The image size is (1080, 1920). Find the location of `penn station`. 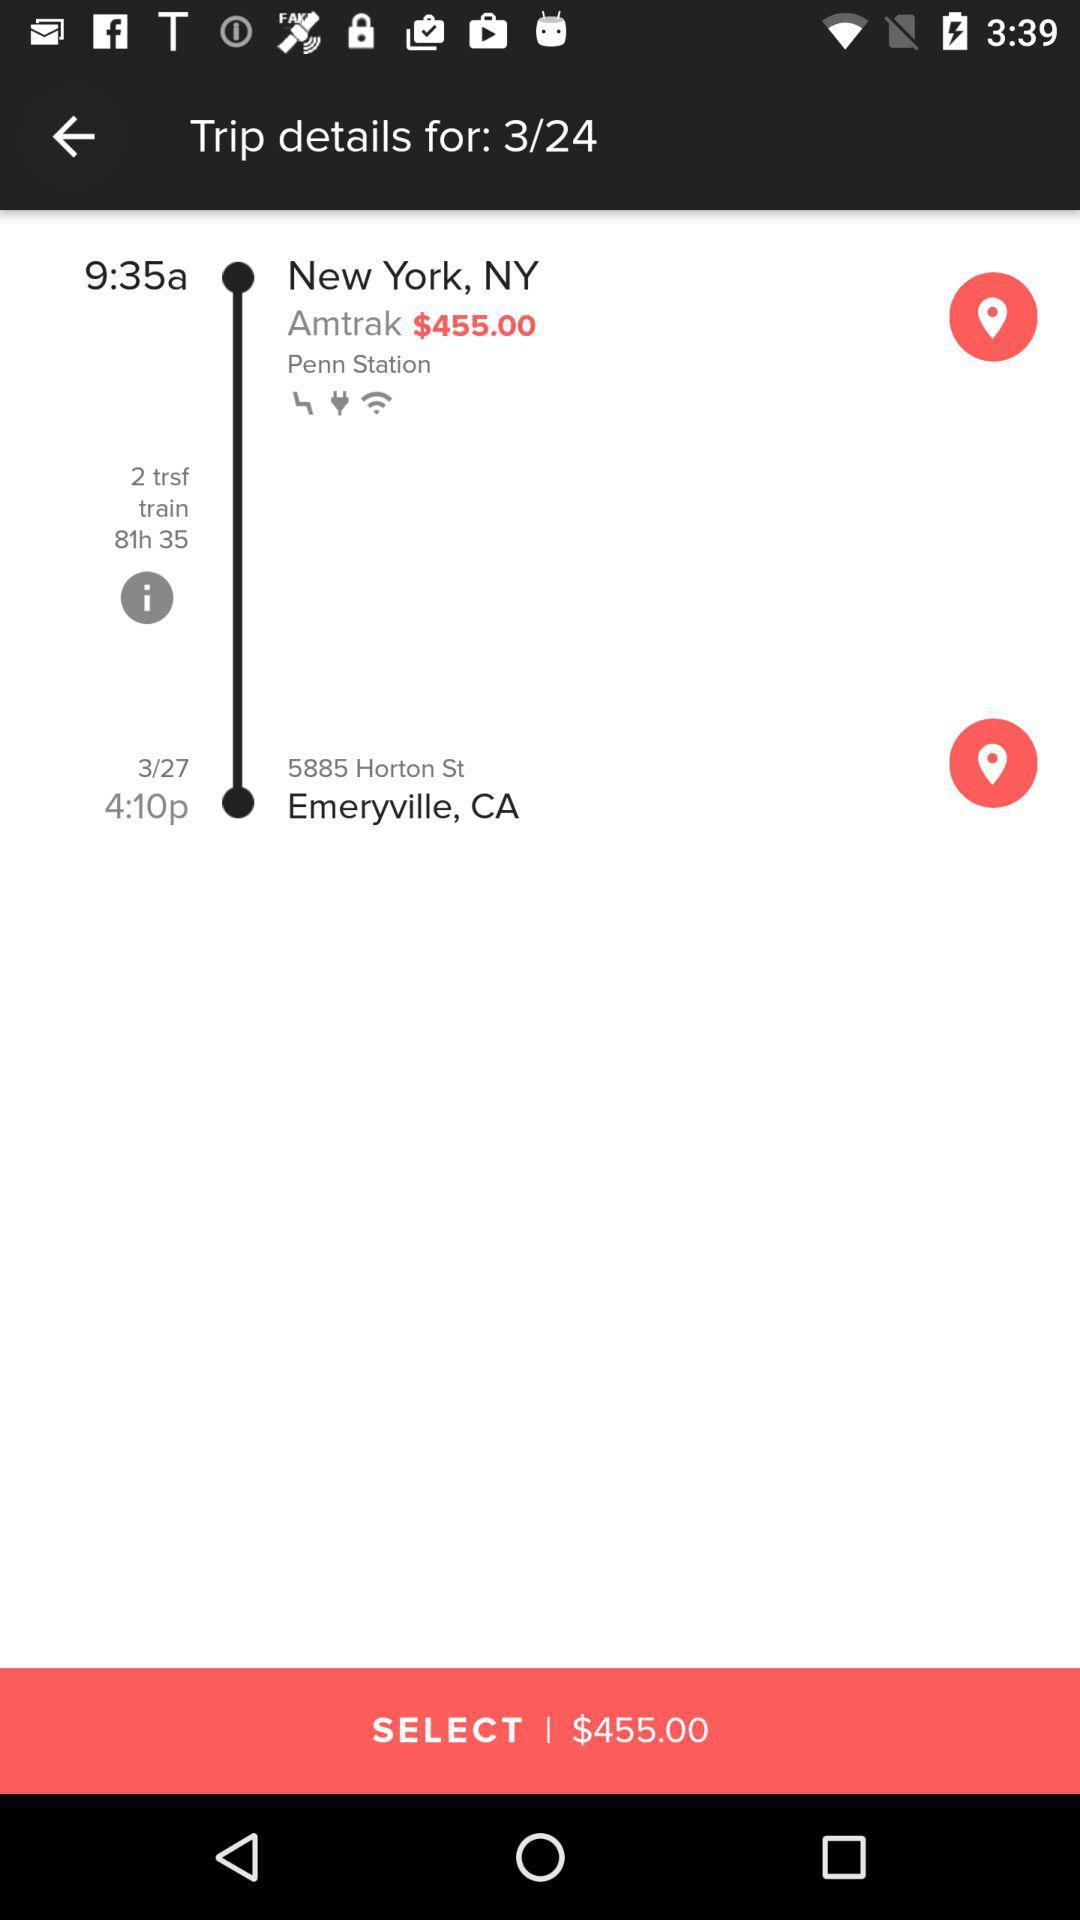

penn station is located at coordinates (596, 361).